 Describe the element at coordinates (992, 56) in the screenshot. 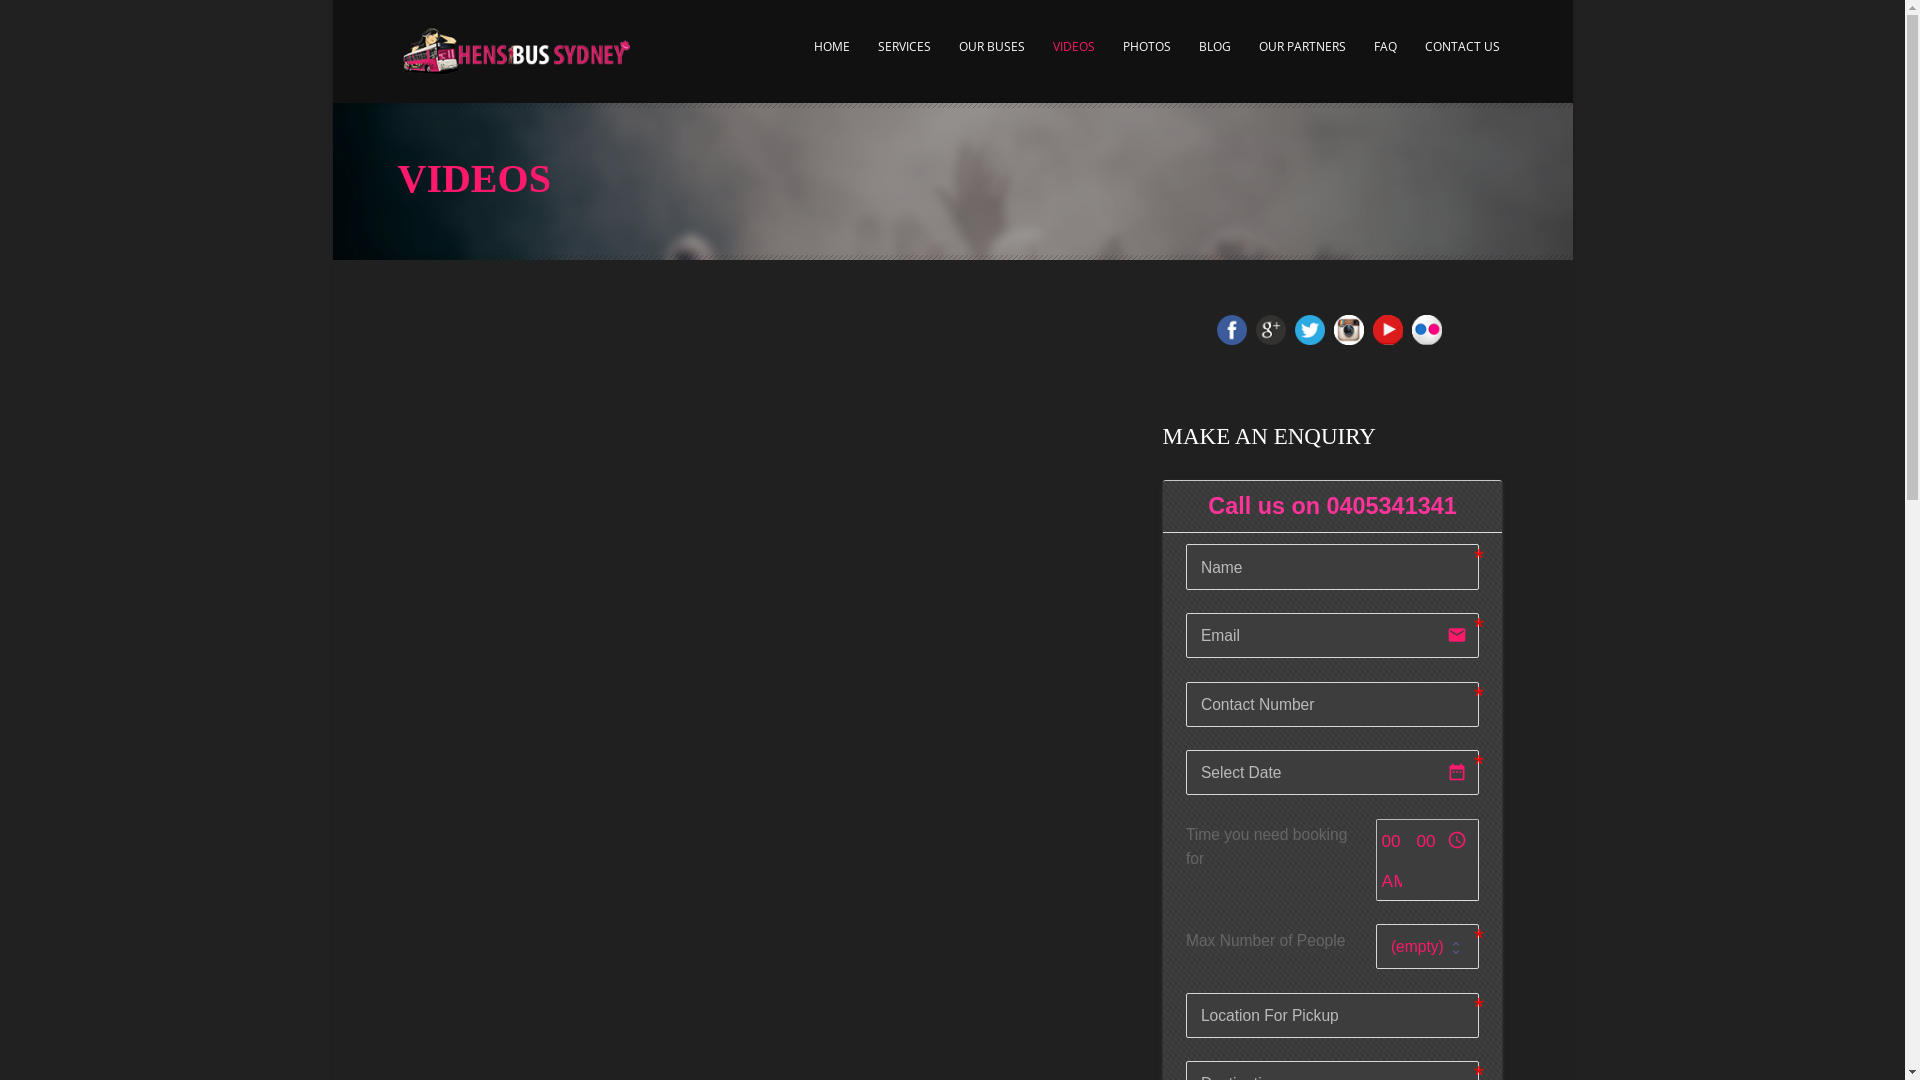

I see `'OUR BUSES'` at that location.